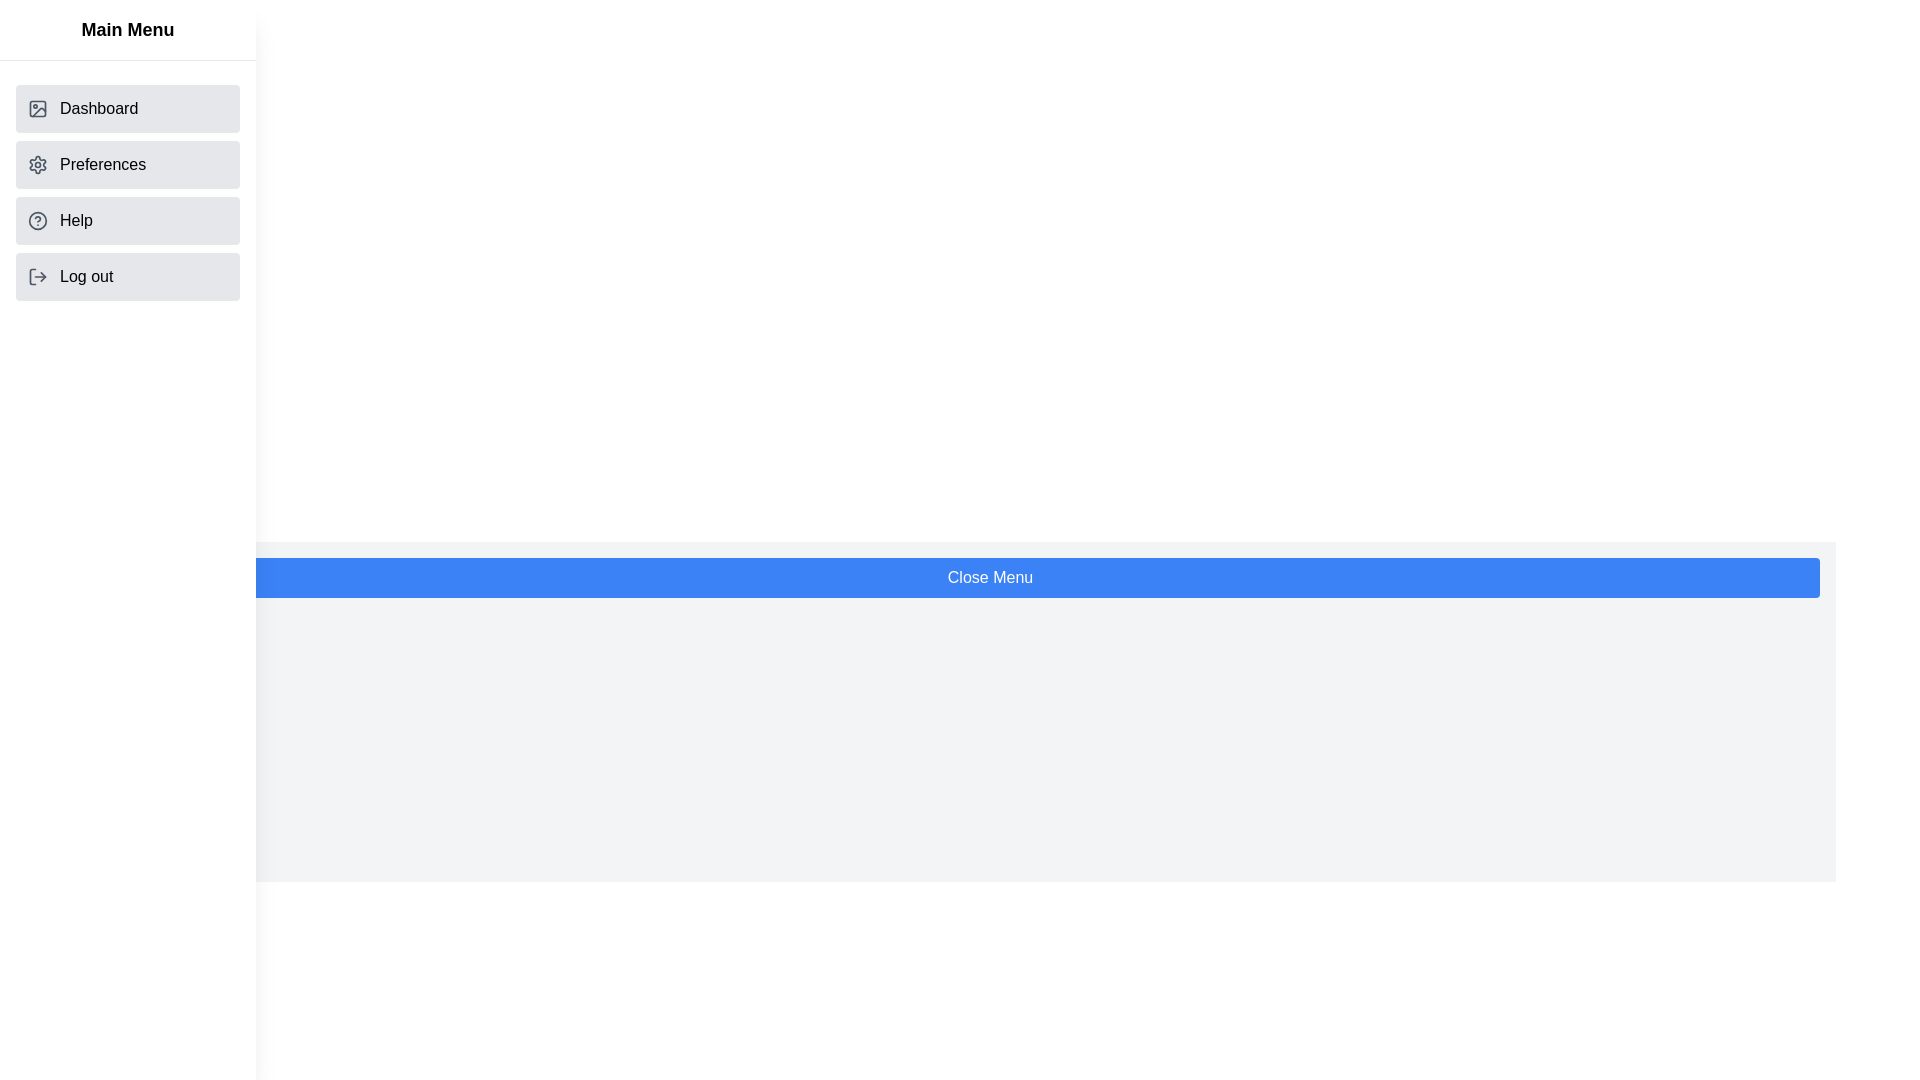 The height and width of the screenshot is (1080, 1920). Describe the element at coordinates (127, 277) in the screenshot. I see `the 'Log out' option in the menu` at that location.